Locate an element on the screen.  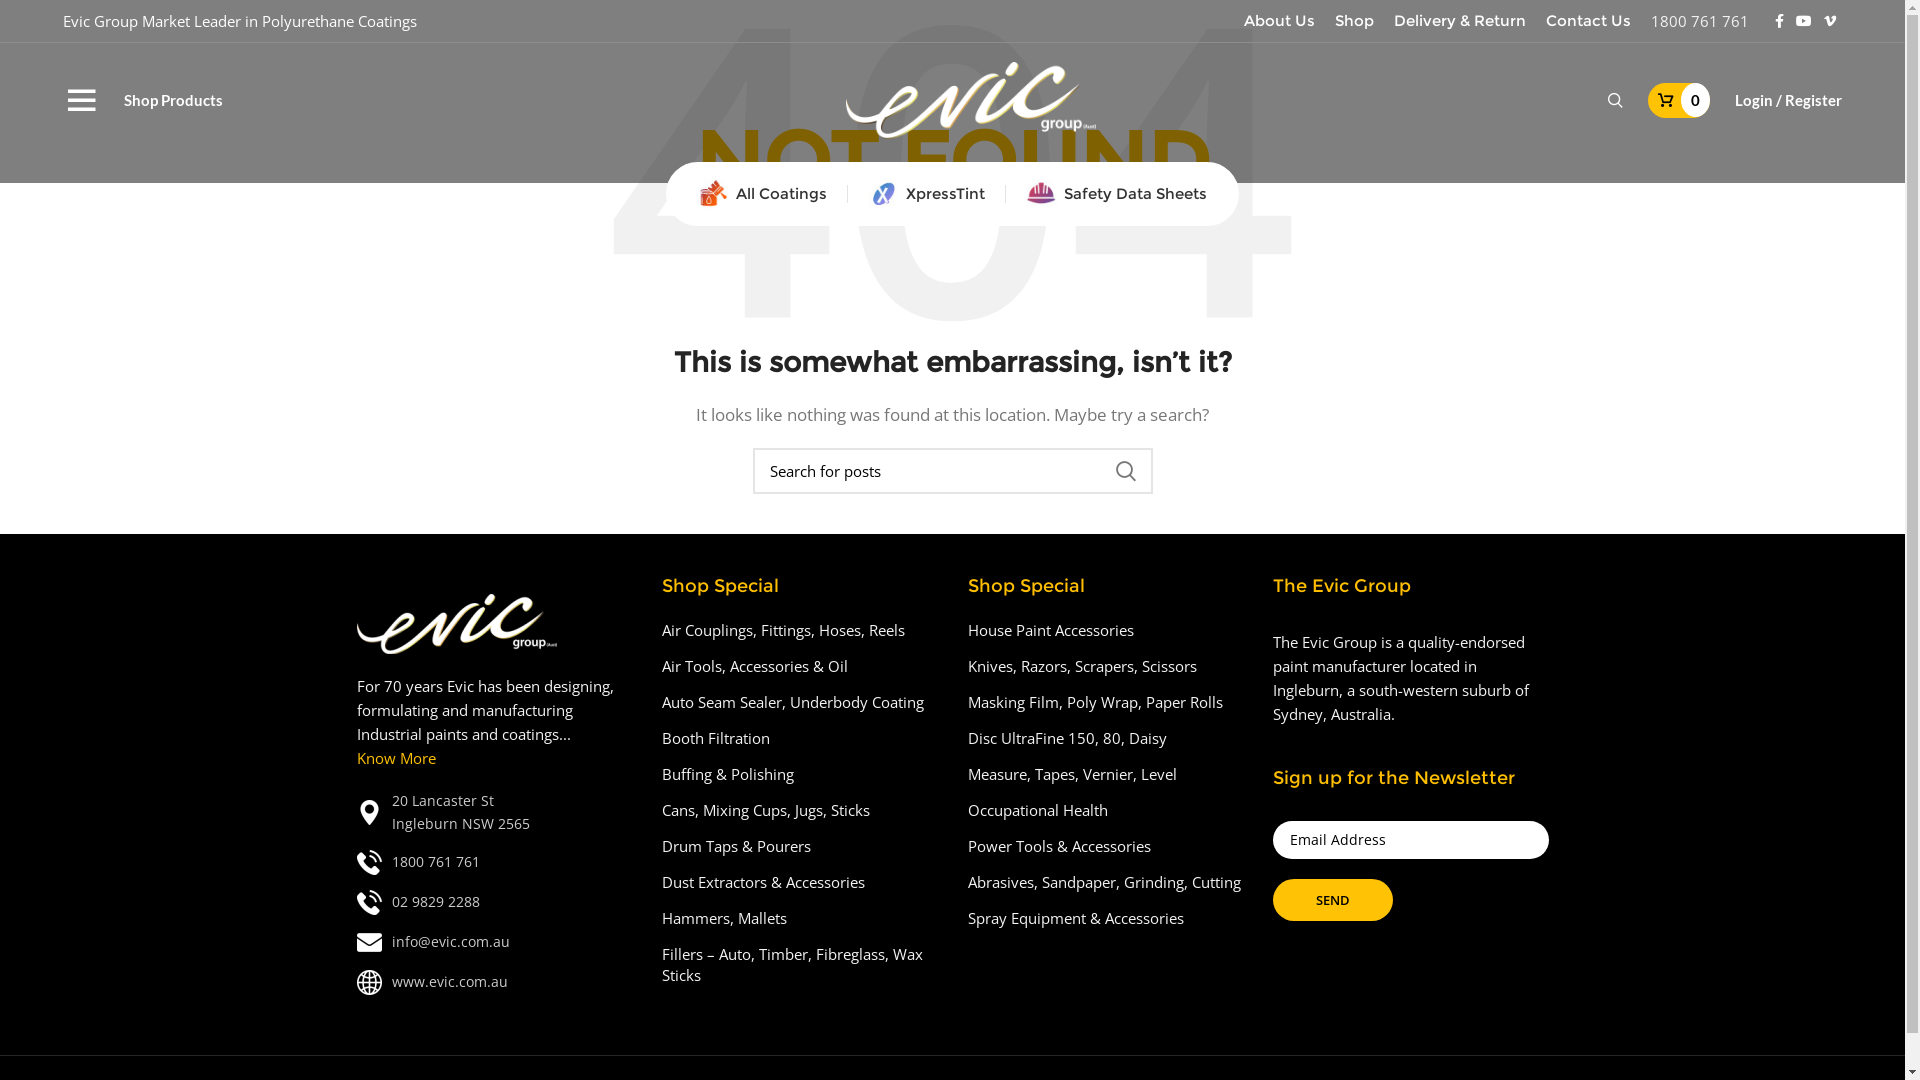
'About Us' is located at coordinates (1278, 20).